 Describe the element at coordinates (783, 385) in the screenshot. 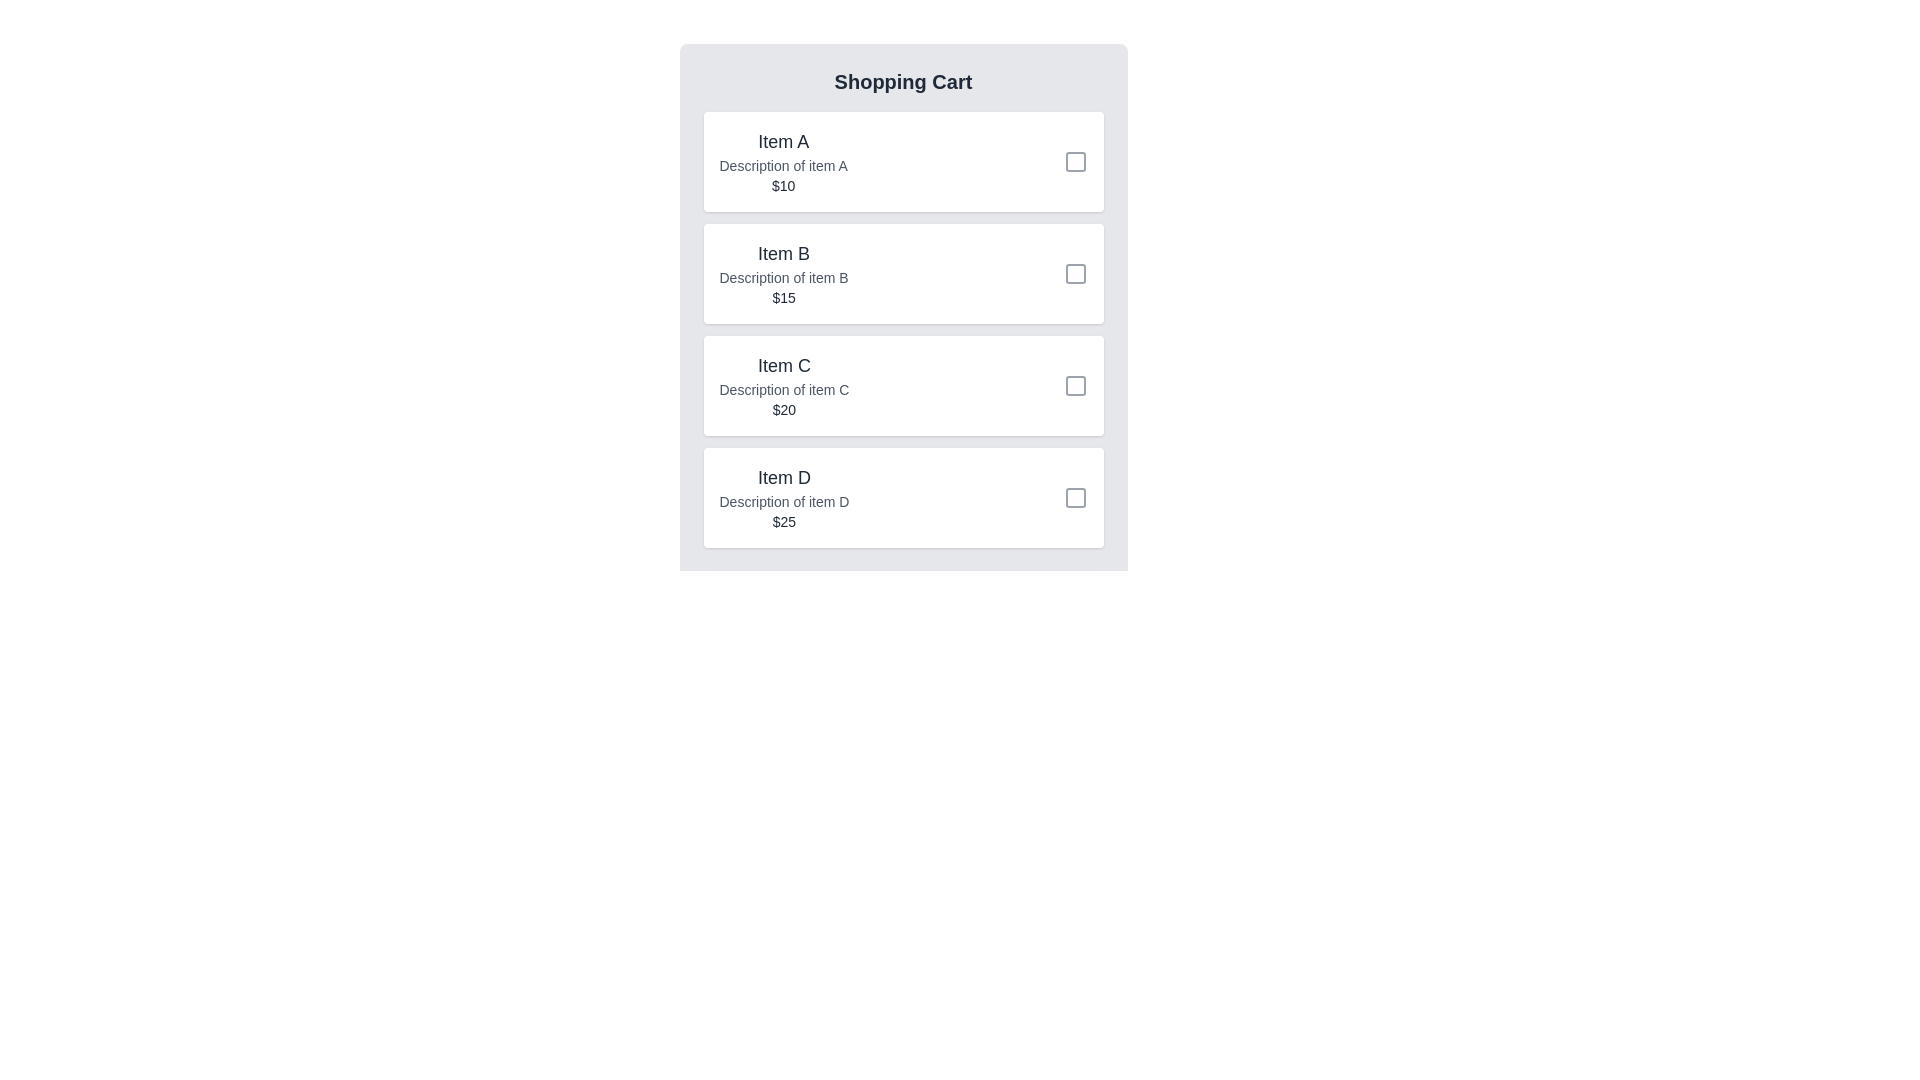

I see `the text block displaying 'Item C' in the shopping cart, which includes its description and price` at that location.